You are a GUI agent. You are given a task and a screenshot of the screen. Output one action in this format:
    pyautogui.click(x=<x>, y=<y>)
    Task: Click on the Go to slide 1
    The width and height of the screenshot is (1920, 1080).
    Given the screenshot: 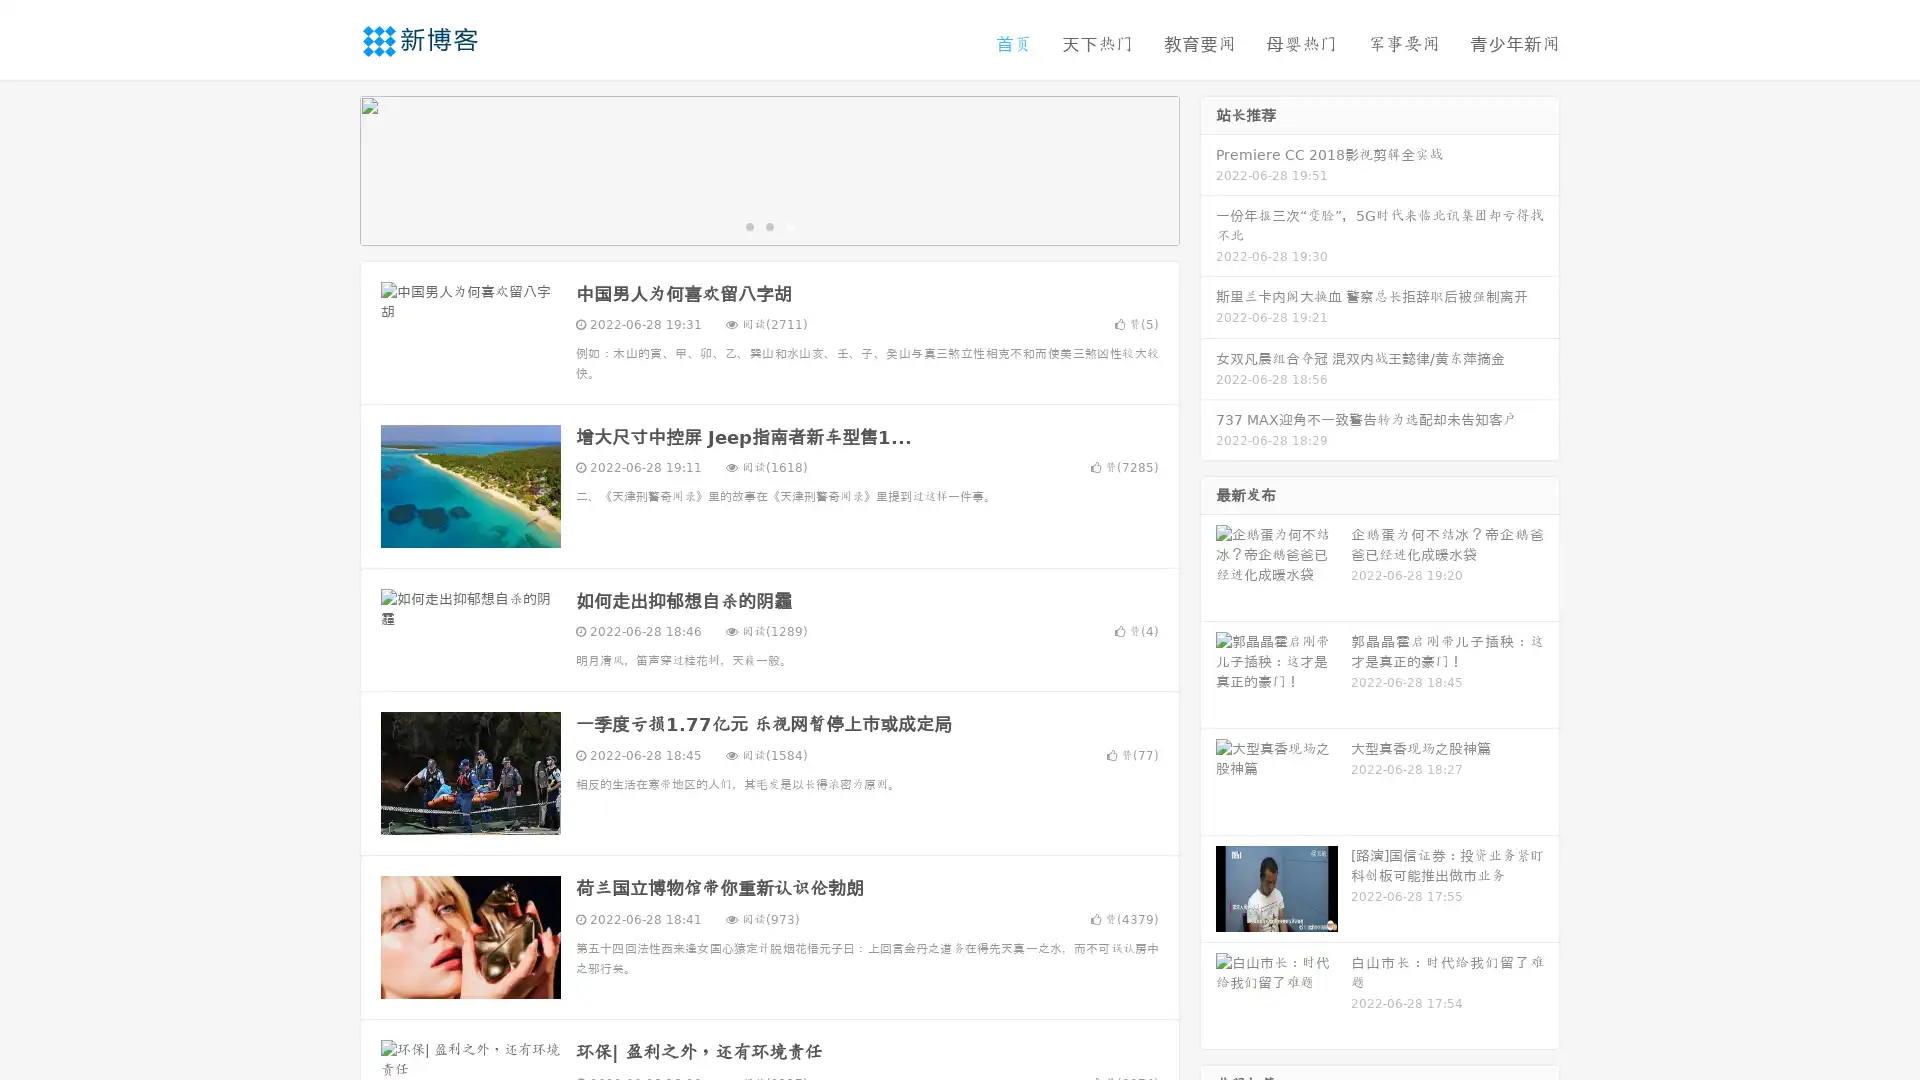 What is the action you would take?
    pyautogui.click(x=748, y=225)
    